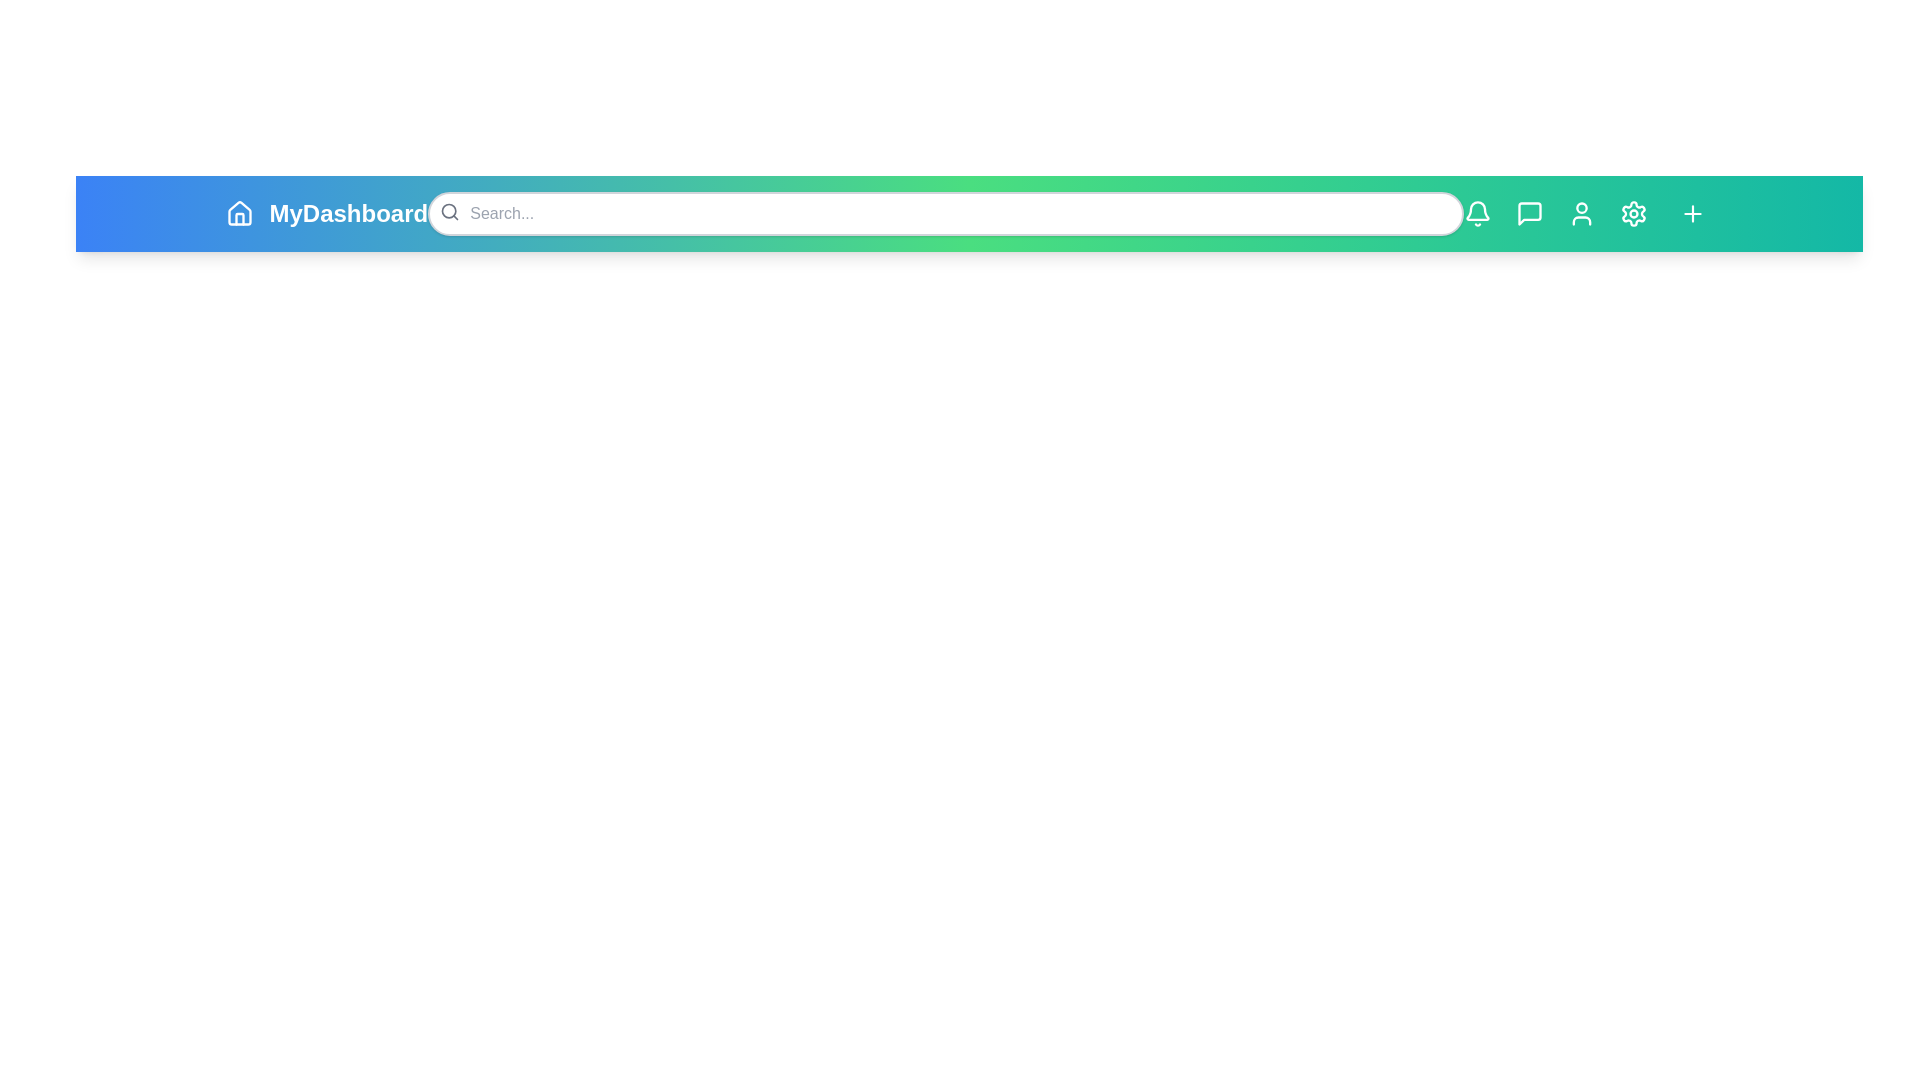  Describe the element at coordinates (1580, 213) in the screenshot. I see `the icon with User to view its hover effect` at that location.